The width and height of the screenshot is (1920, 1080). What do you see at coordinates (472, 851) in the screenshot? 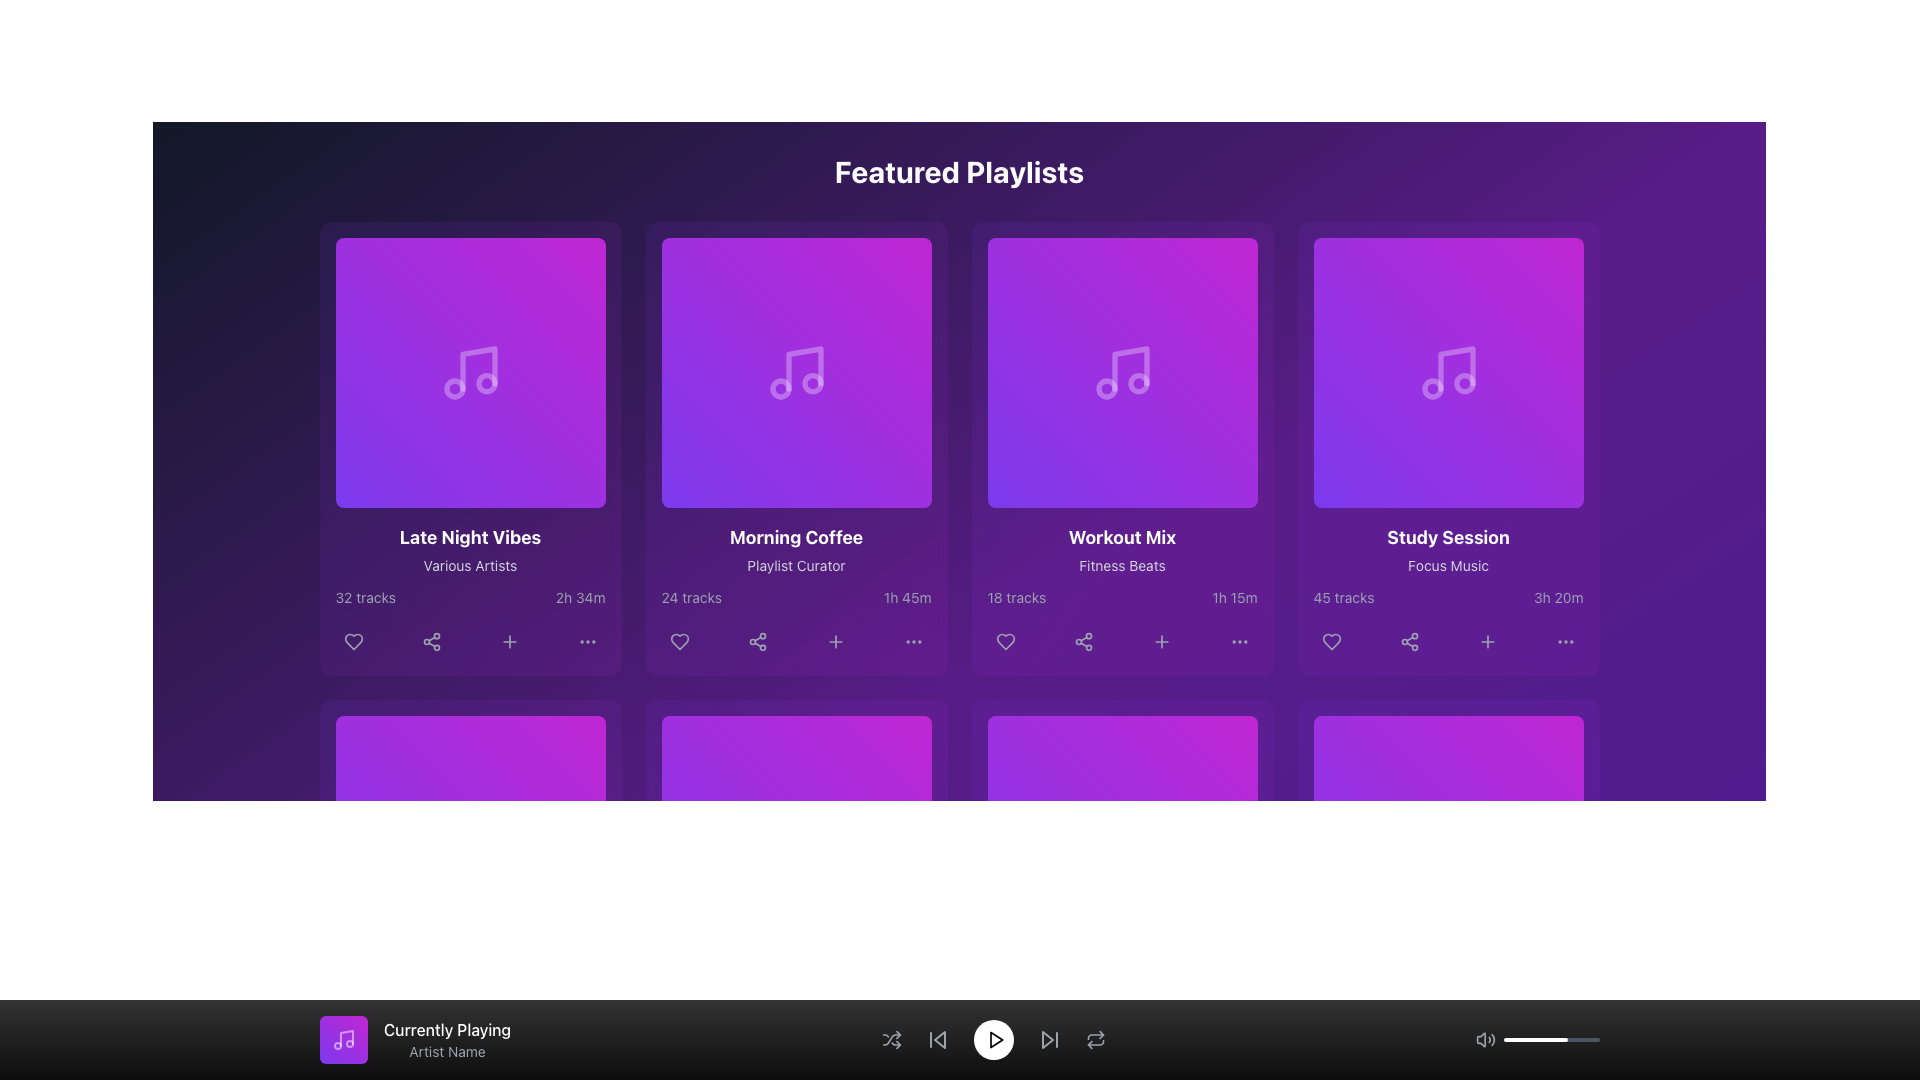
I see `the button with a triangular play icon embedded in a circular component located at the central bottom of the page, beneath the playlist display` at bounding box center [472, 851].